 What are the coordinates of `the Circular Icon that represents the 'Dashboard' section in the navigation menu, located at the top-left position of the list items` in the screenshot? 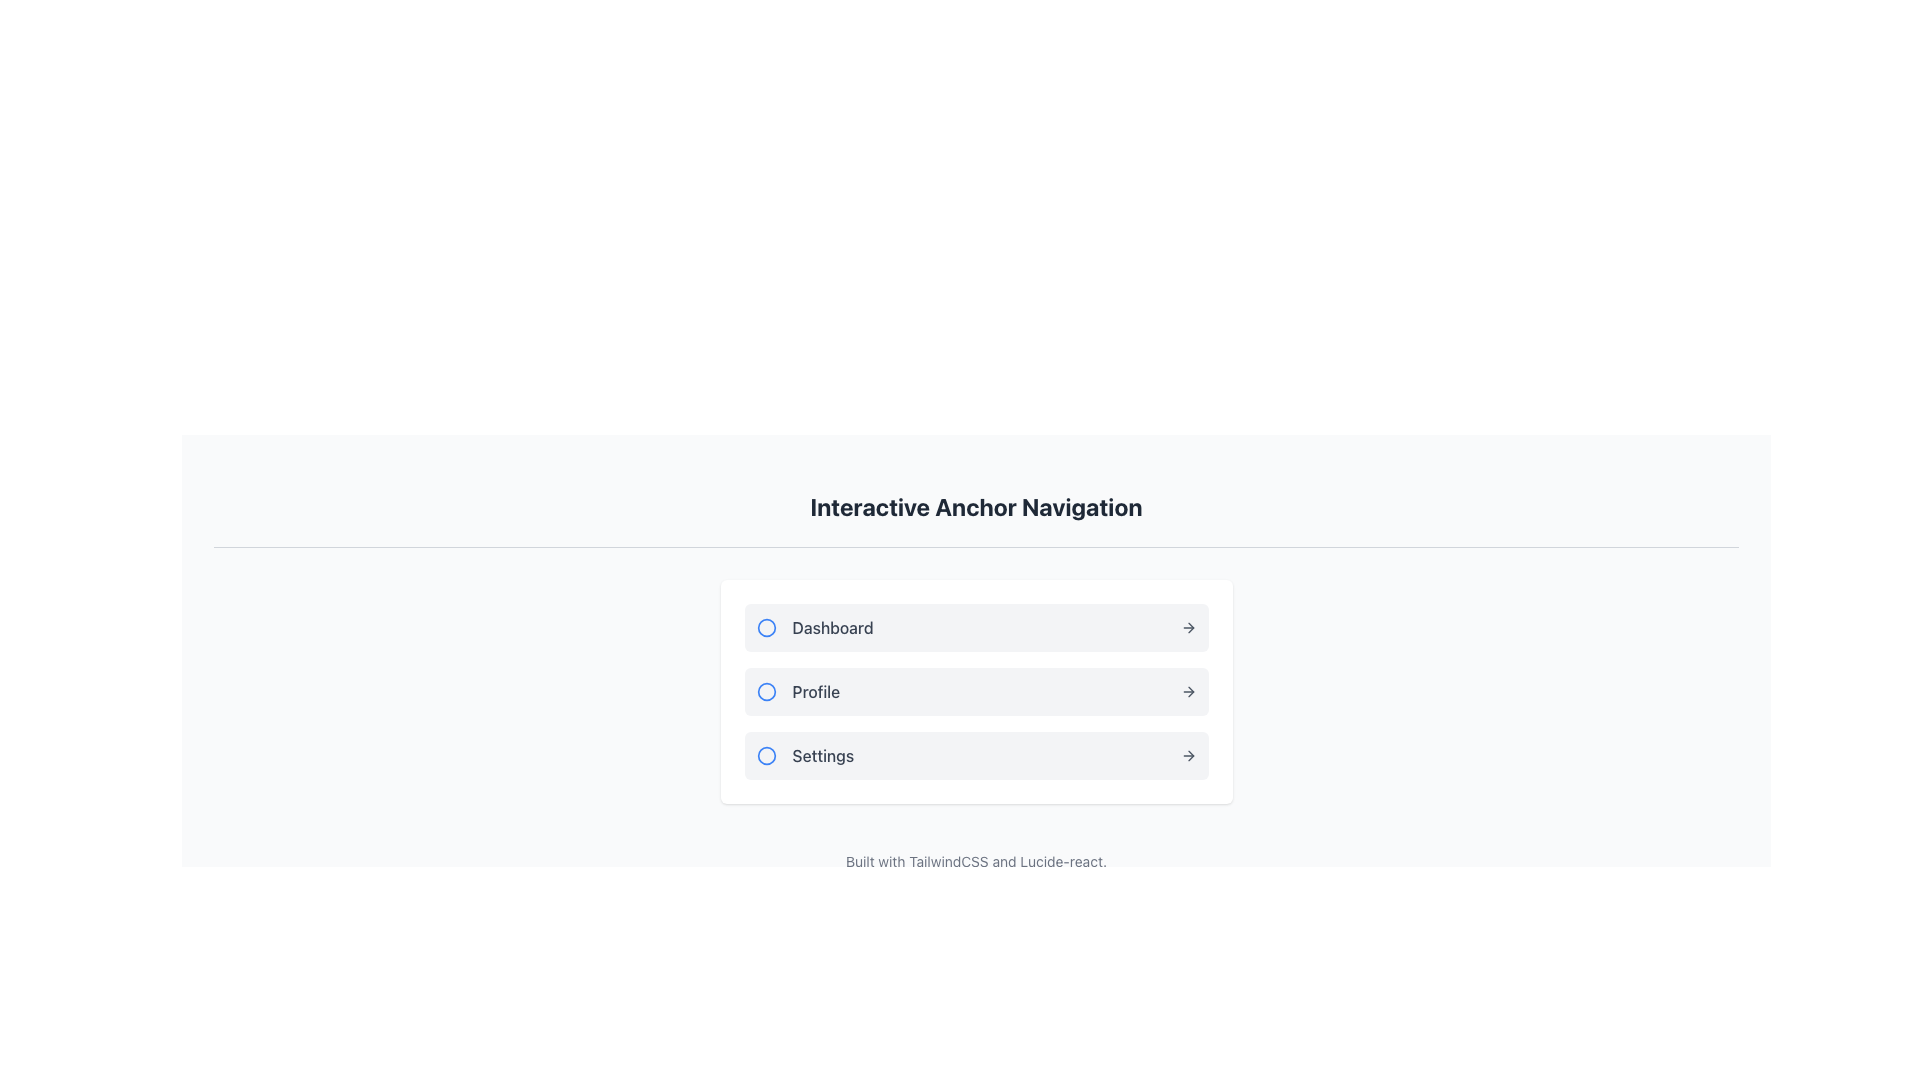 It's located at (765, 627).